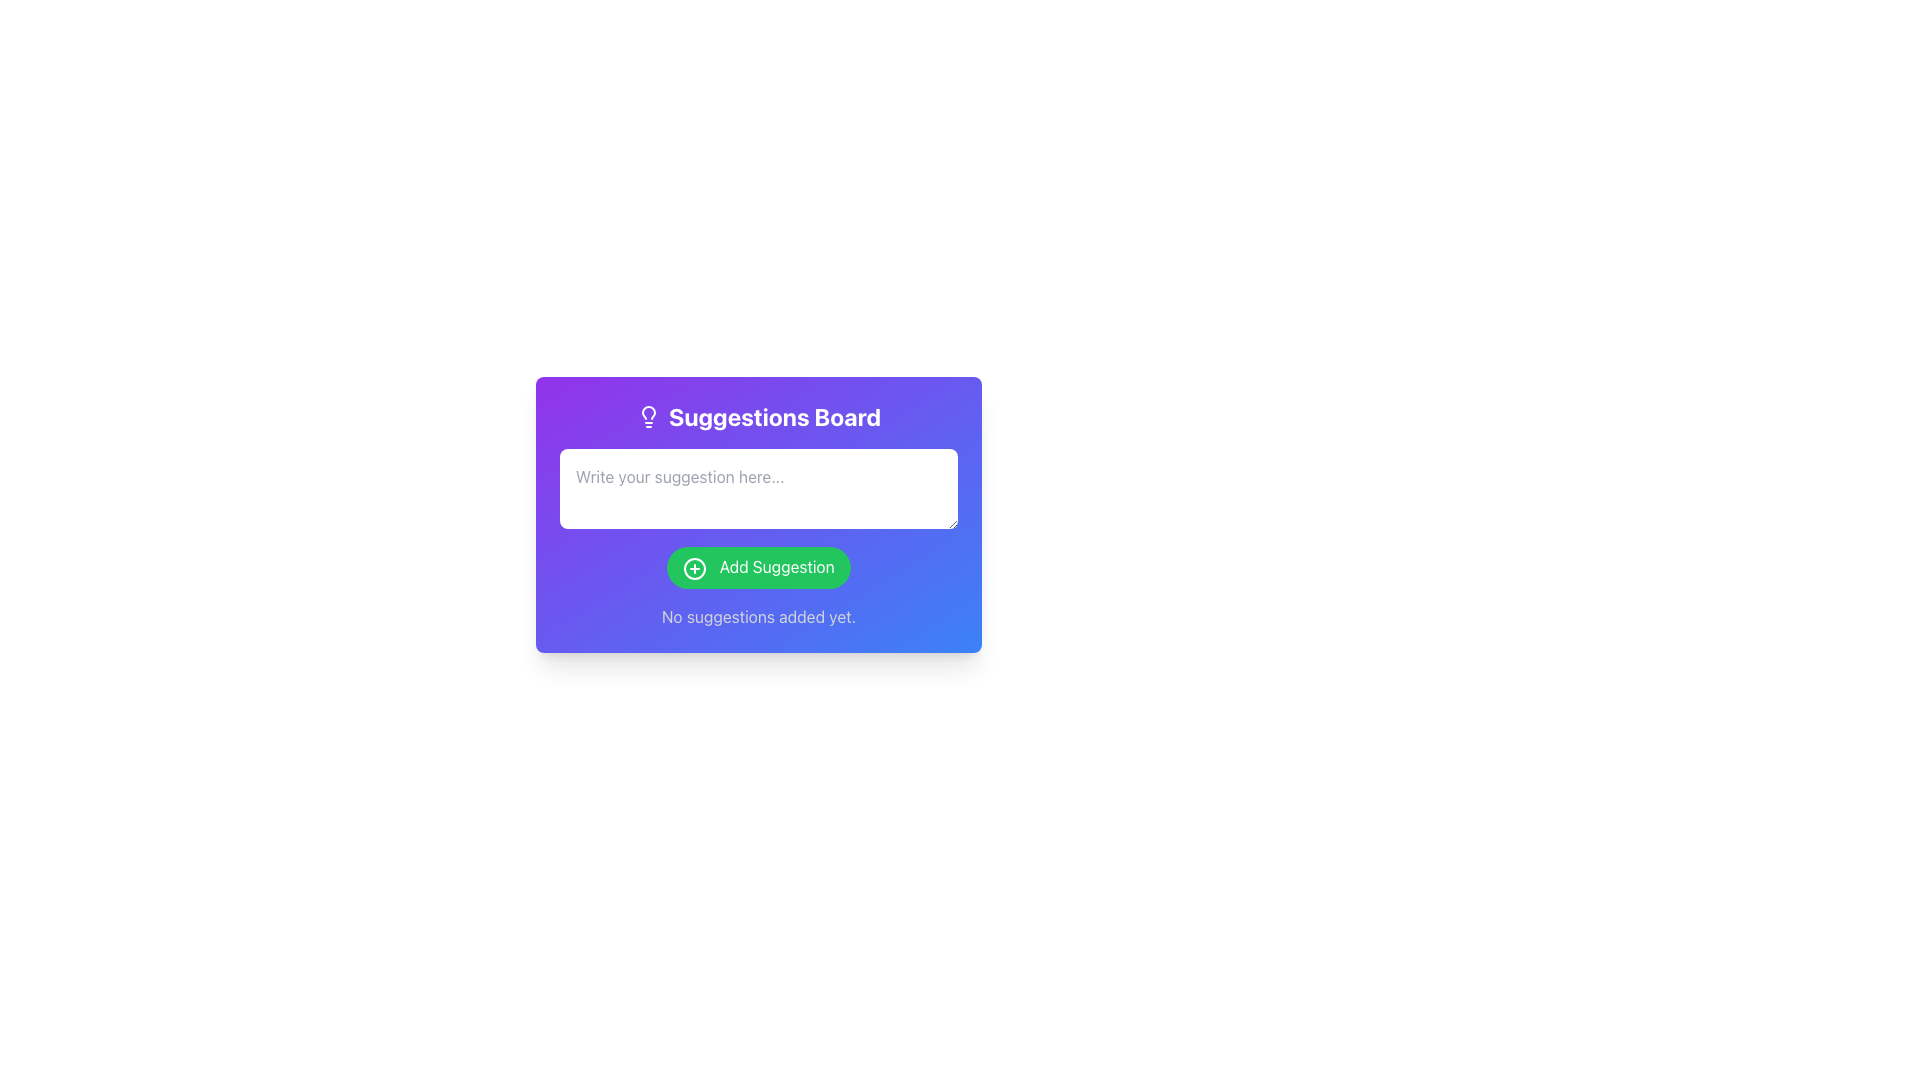  I want to click on the 'Suggestions Board' header text, which is bold and white on a gradient background with a lightbulb icon to its left, so click(757, 415).